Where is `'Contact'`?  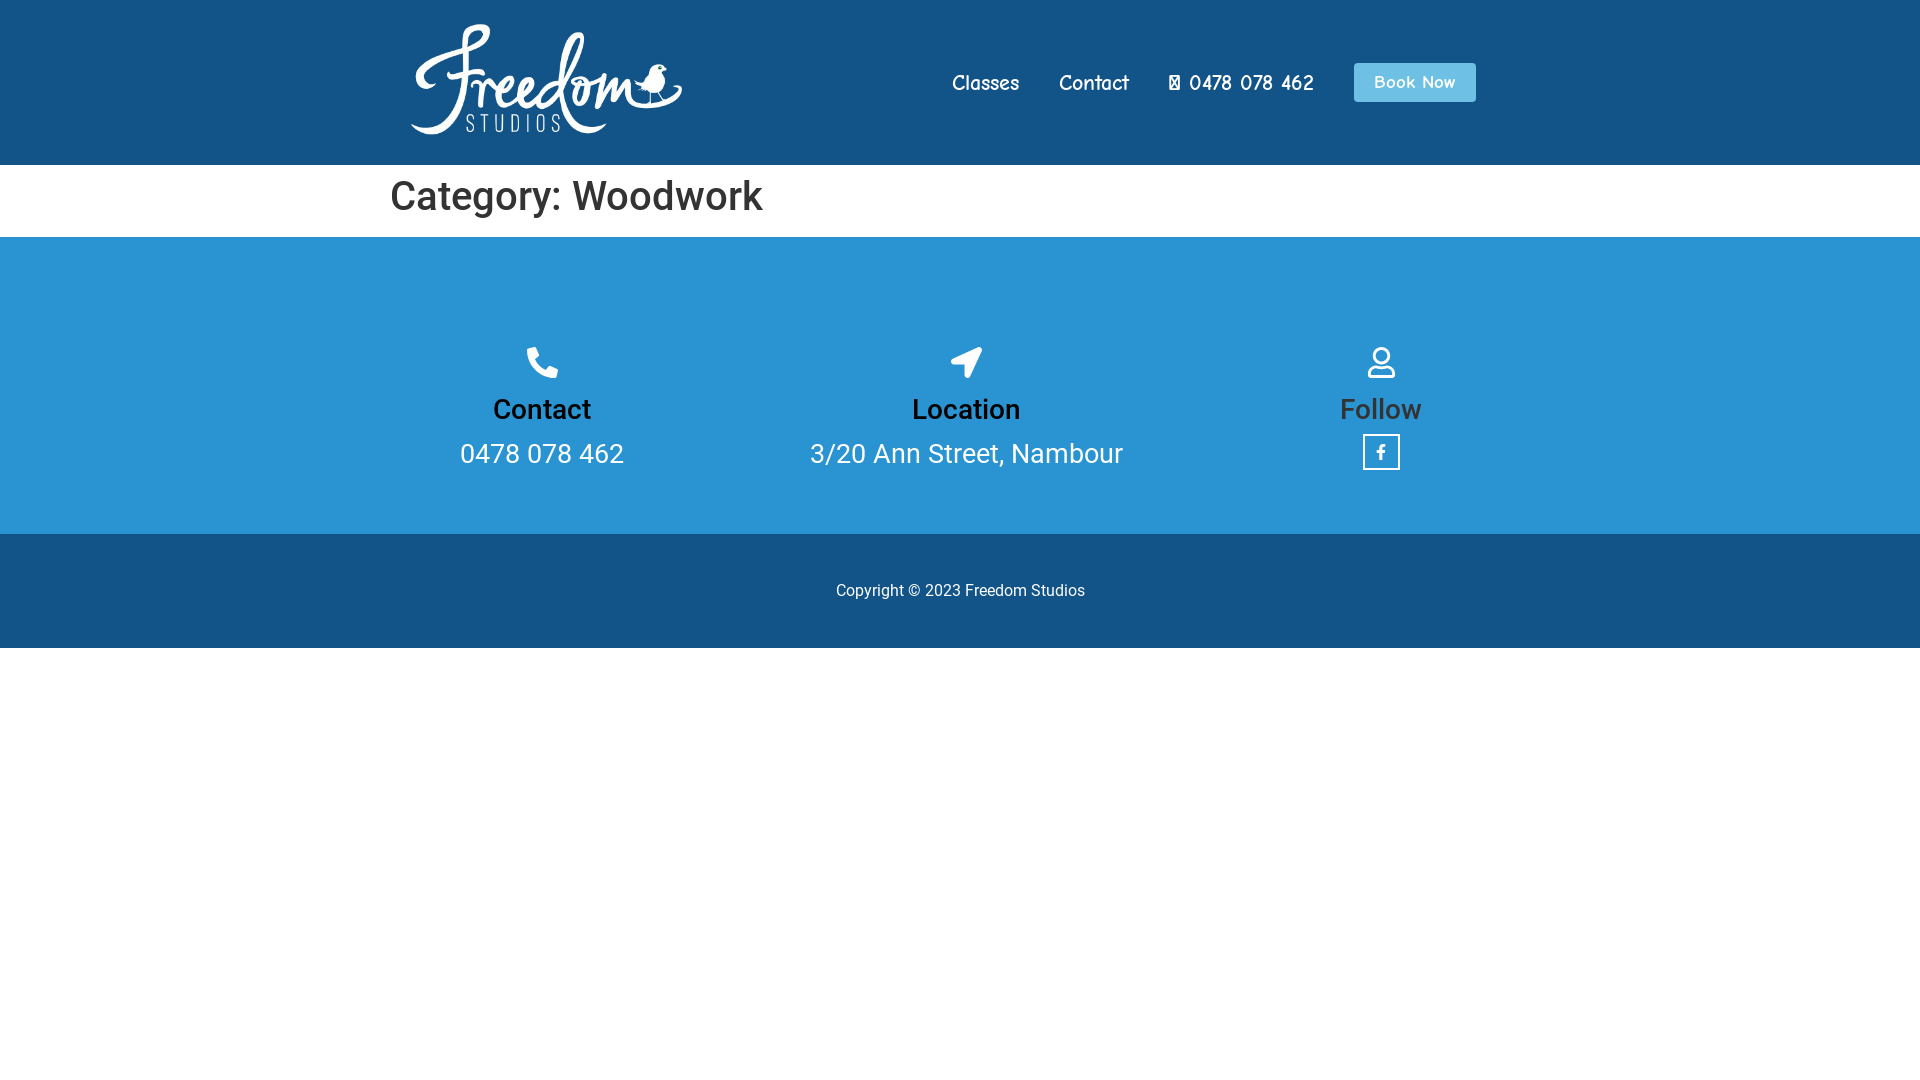
'Contact' is located at coordinates (1093, 82).